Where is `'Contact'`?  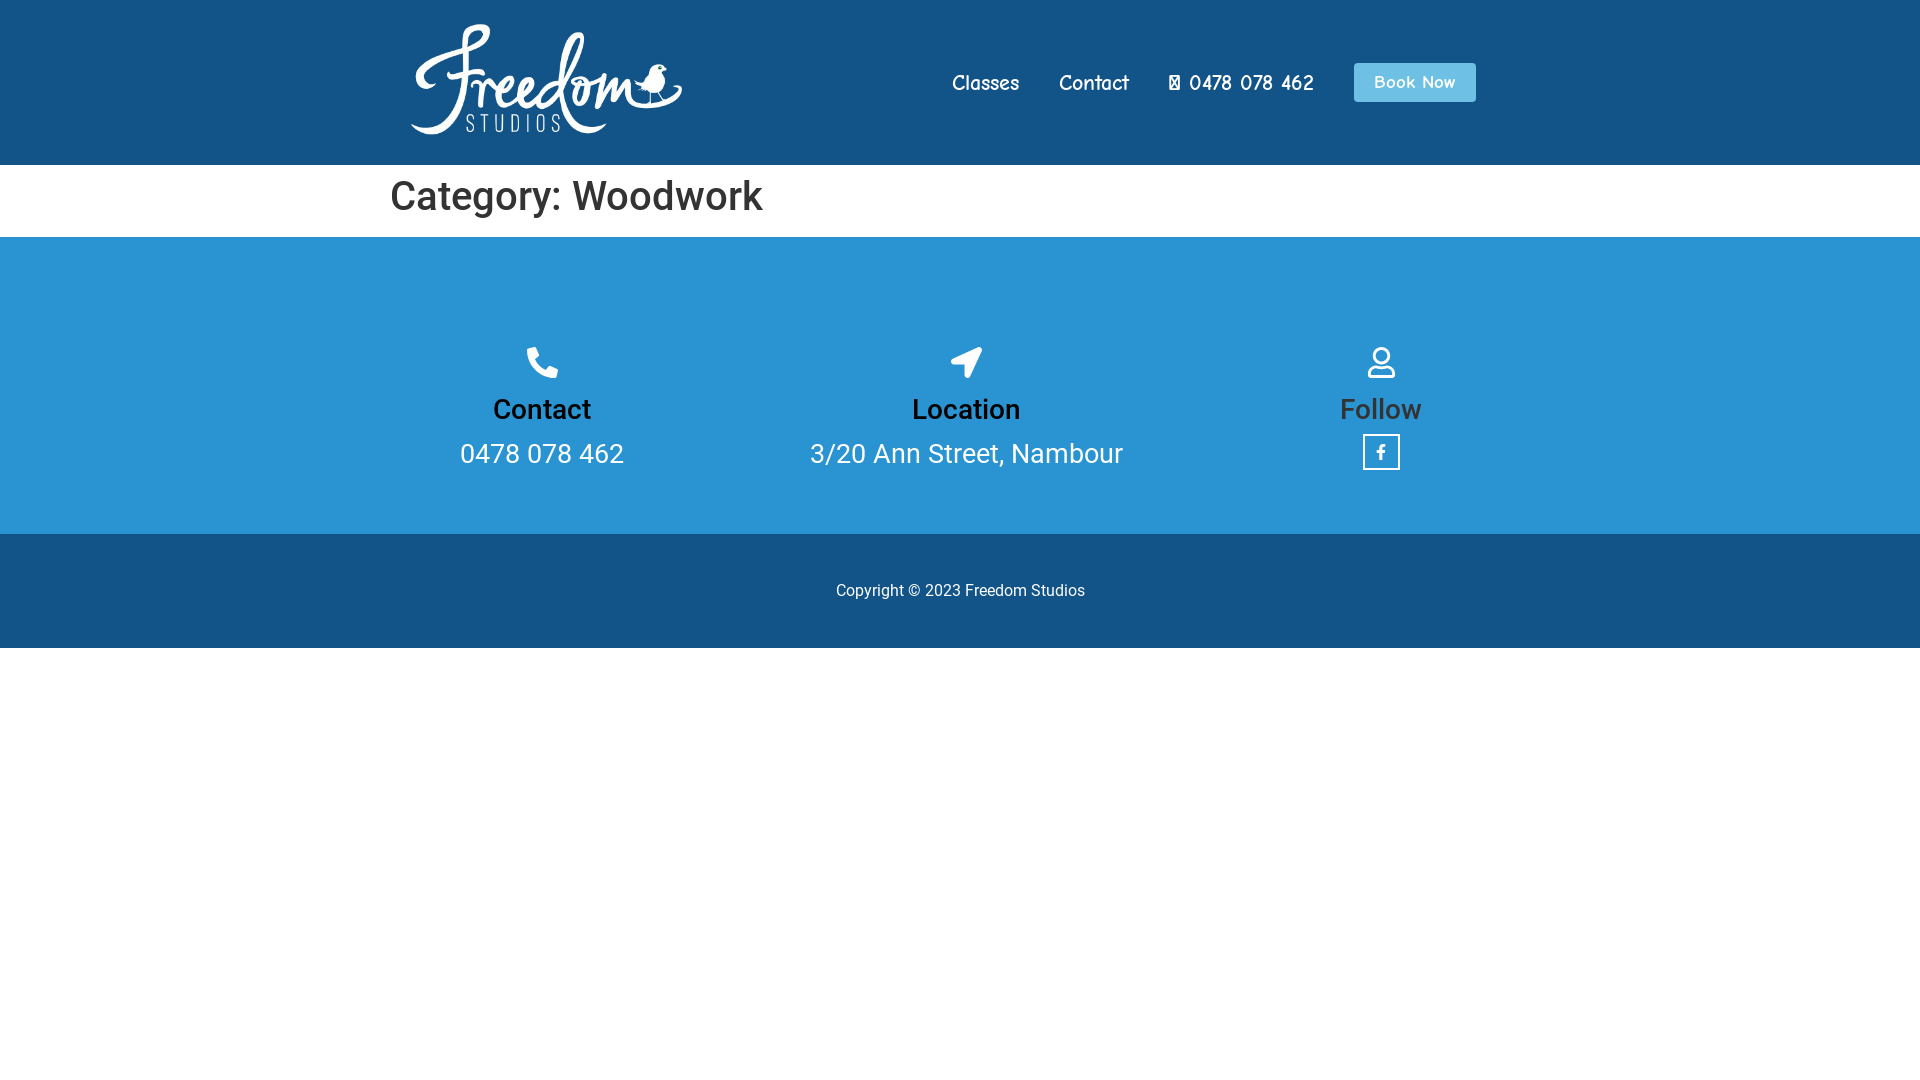
'Contact' is located at coordinates (1093, 82).